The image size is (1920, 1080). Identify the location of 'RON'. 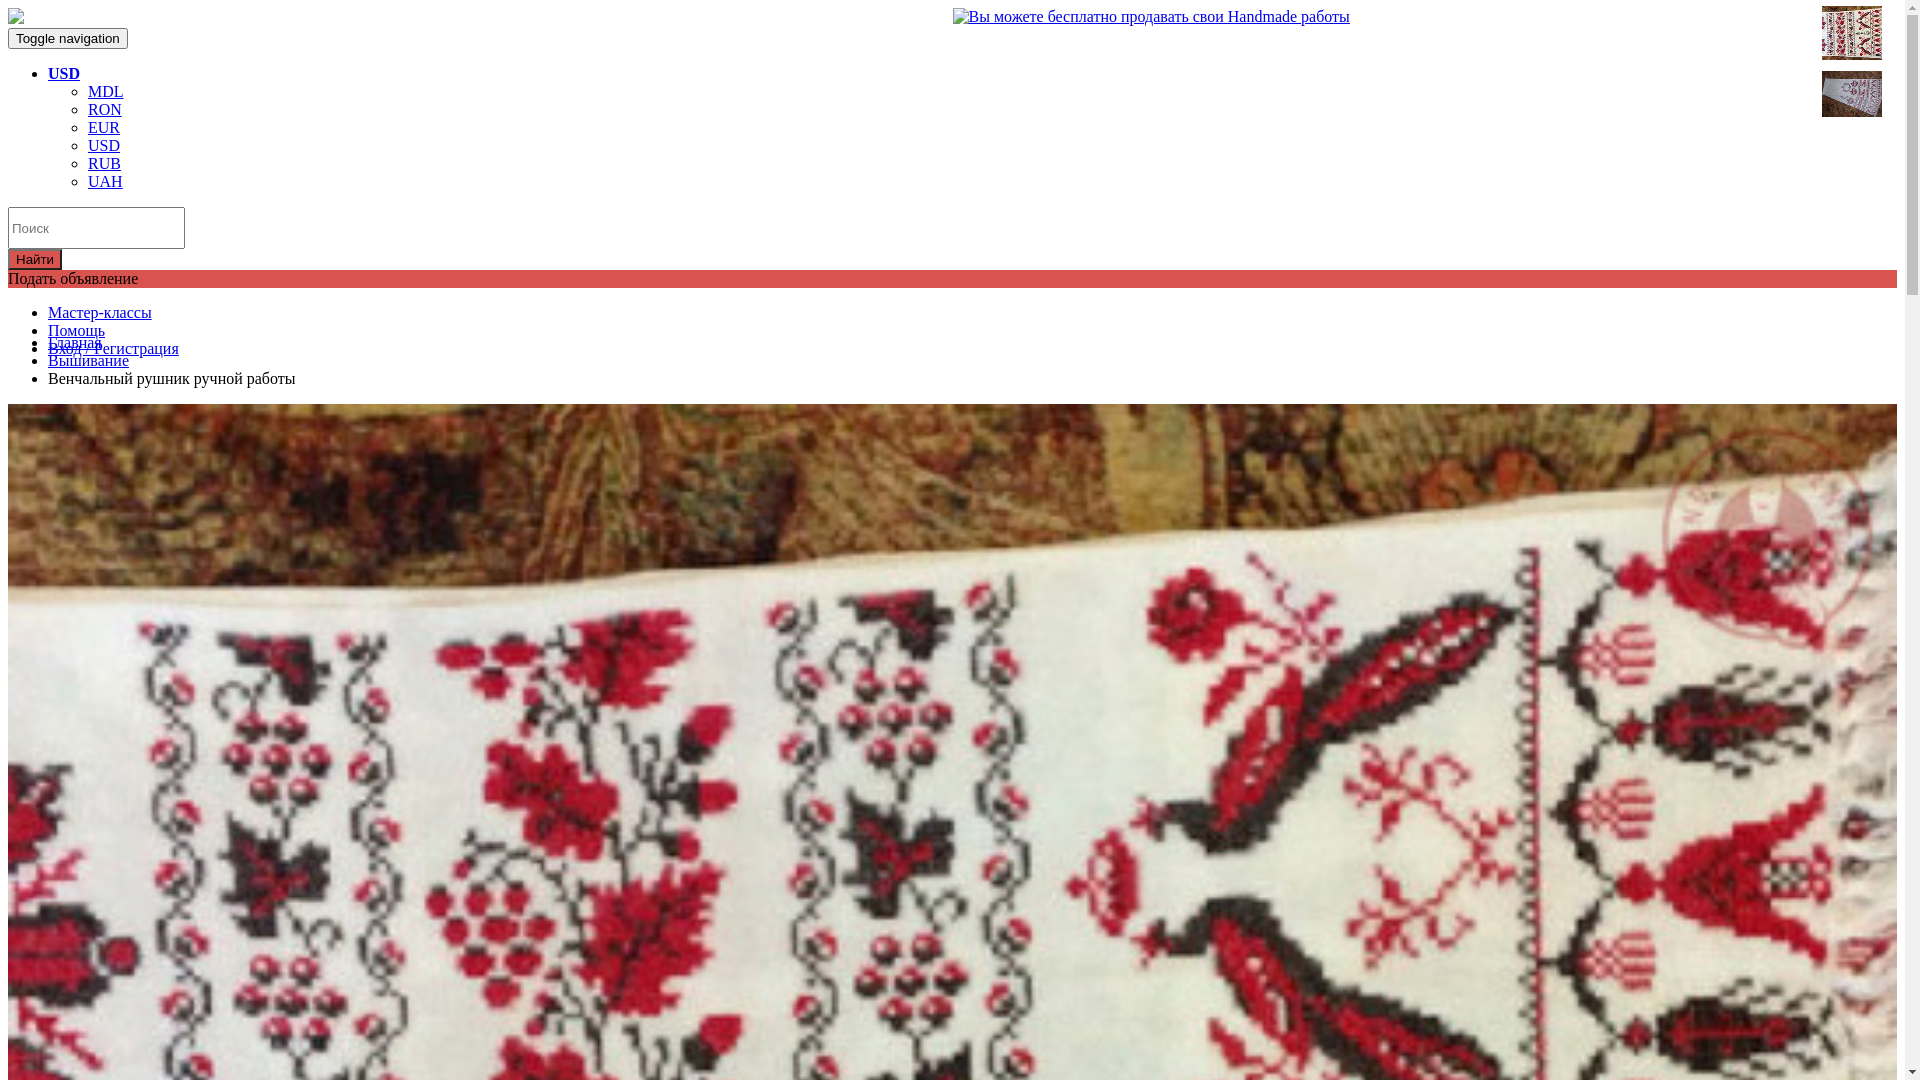
(104, 109).